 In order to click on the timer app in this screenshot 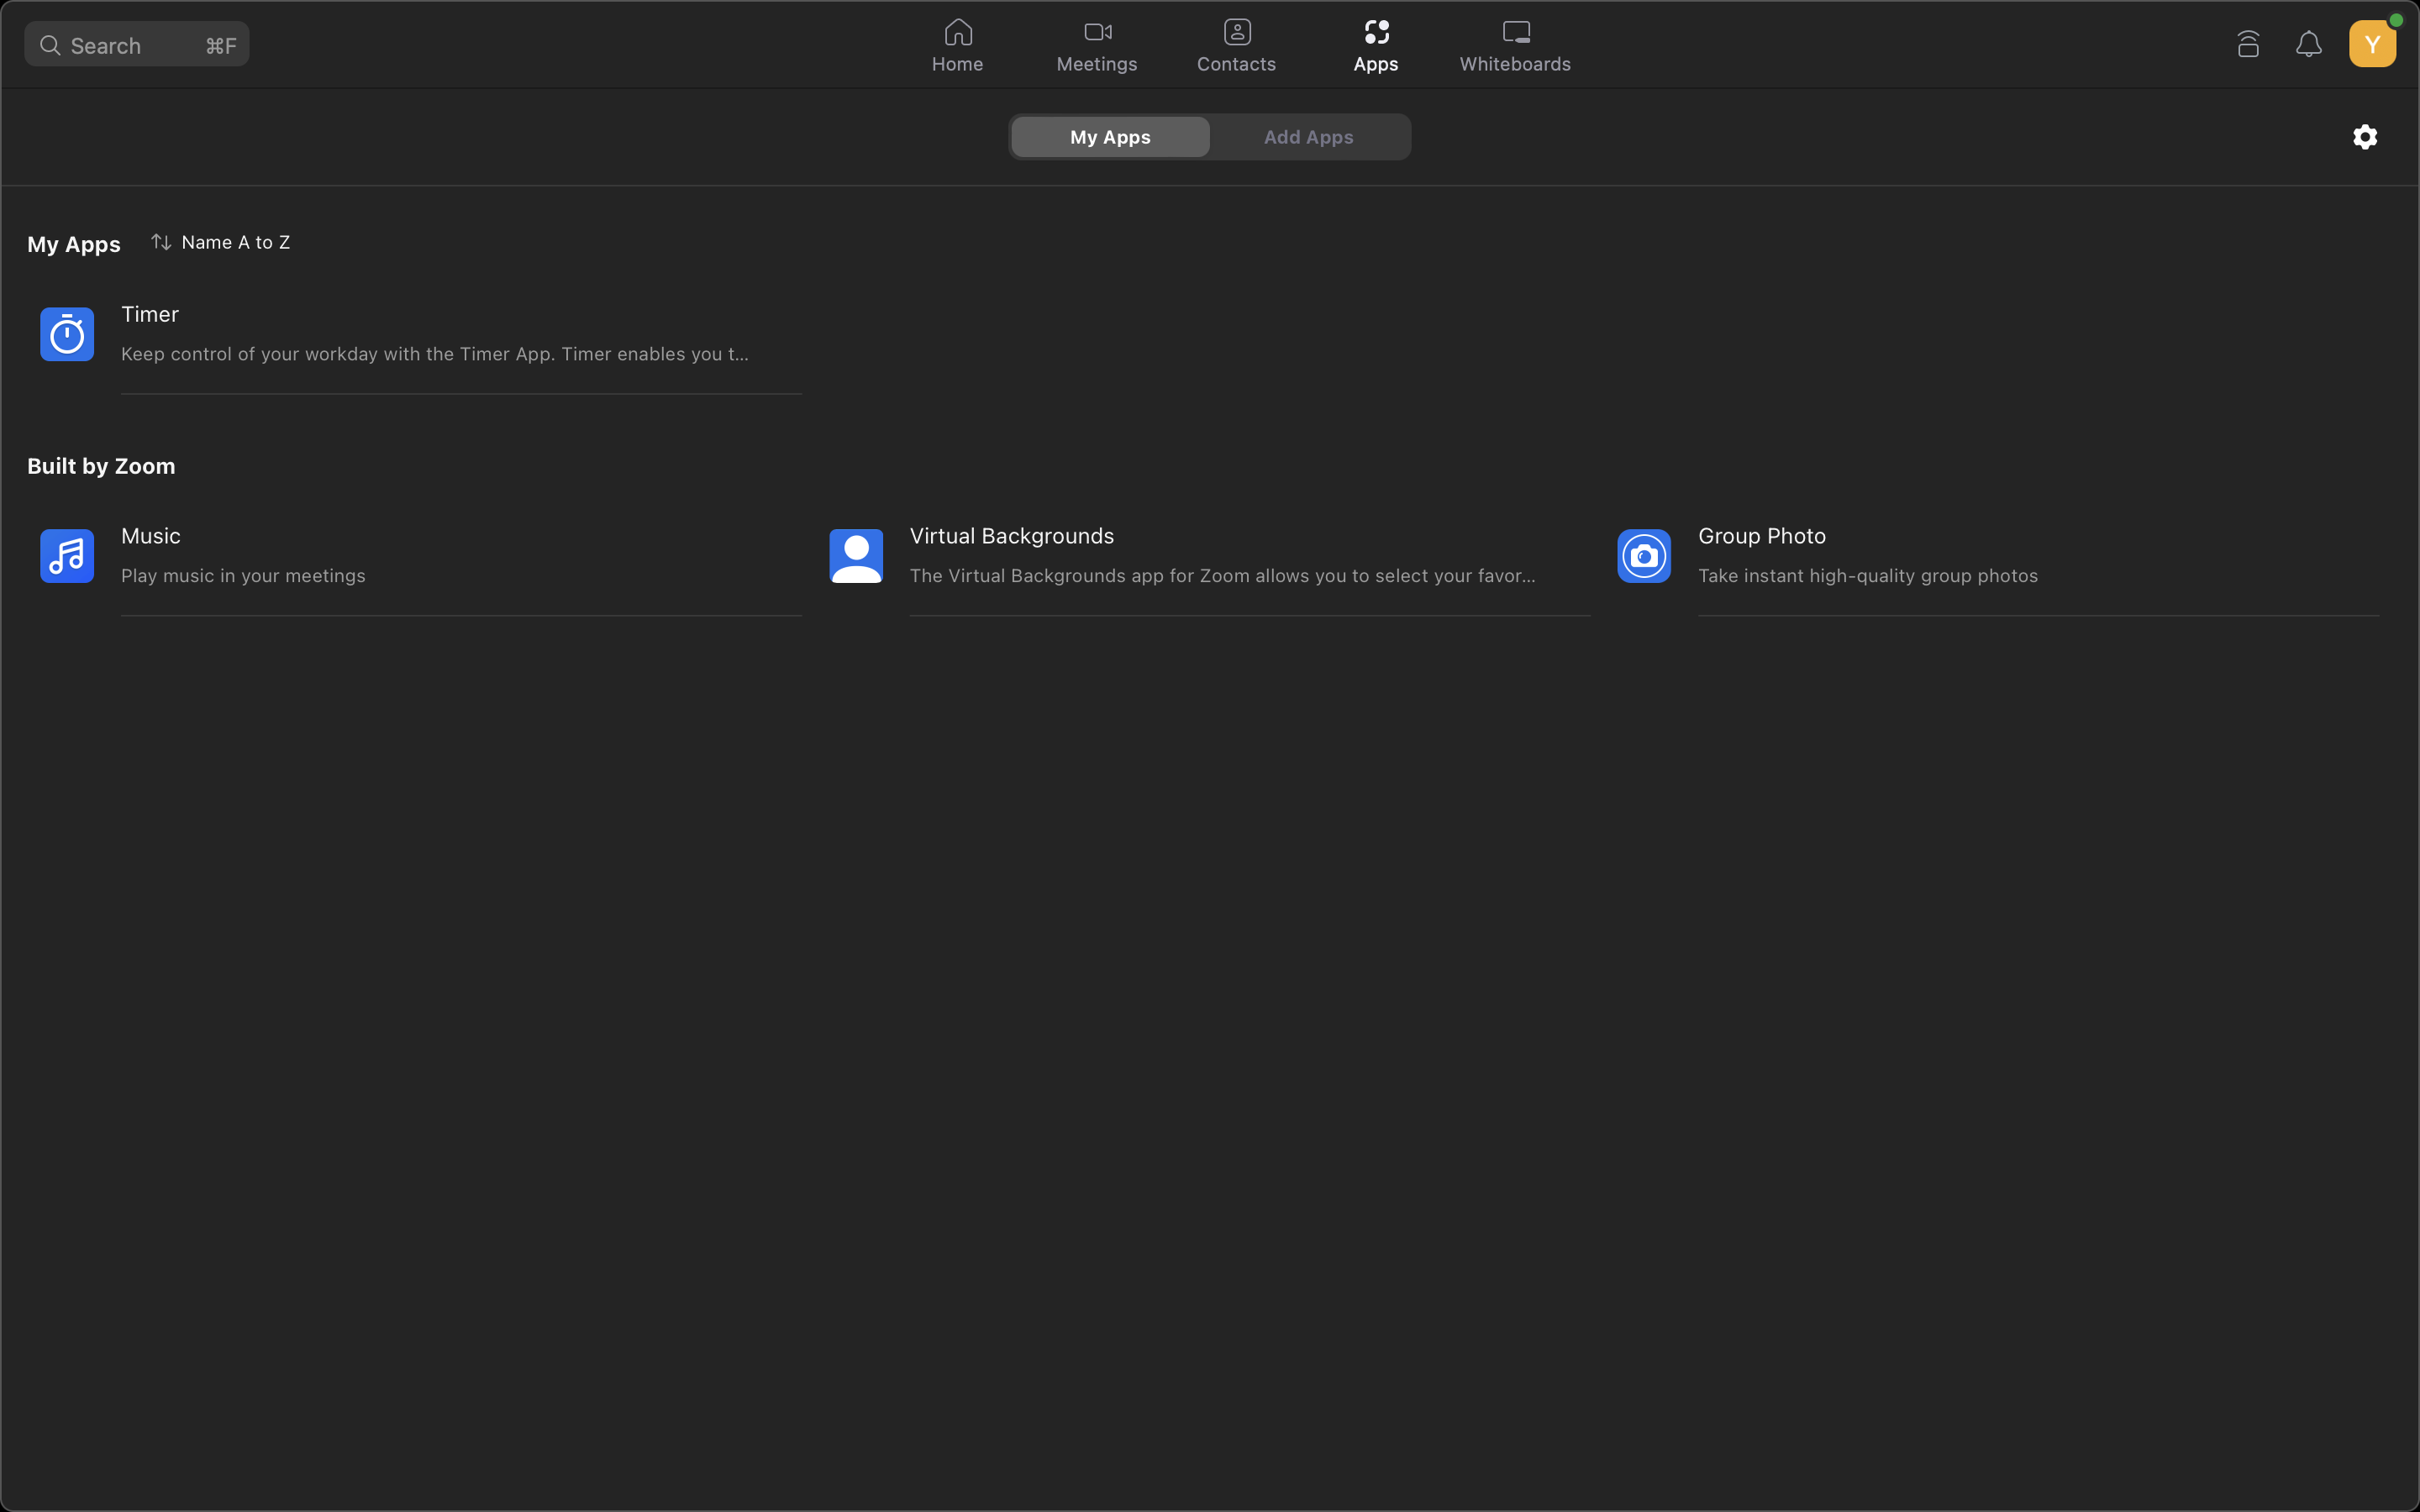, I will do `click(390, 333)`.